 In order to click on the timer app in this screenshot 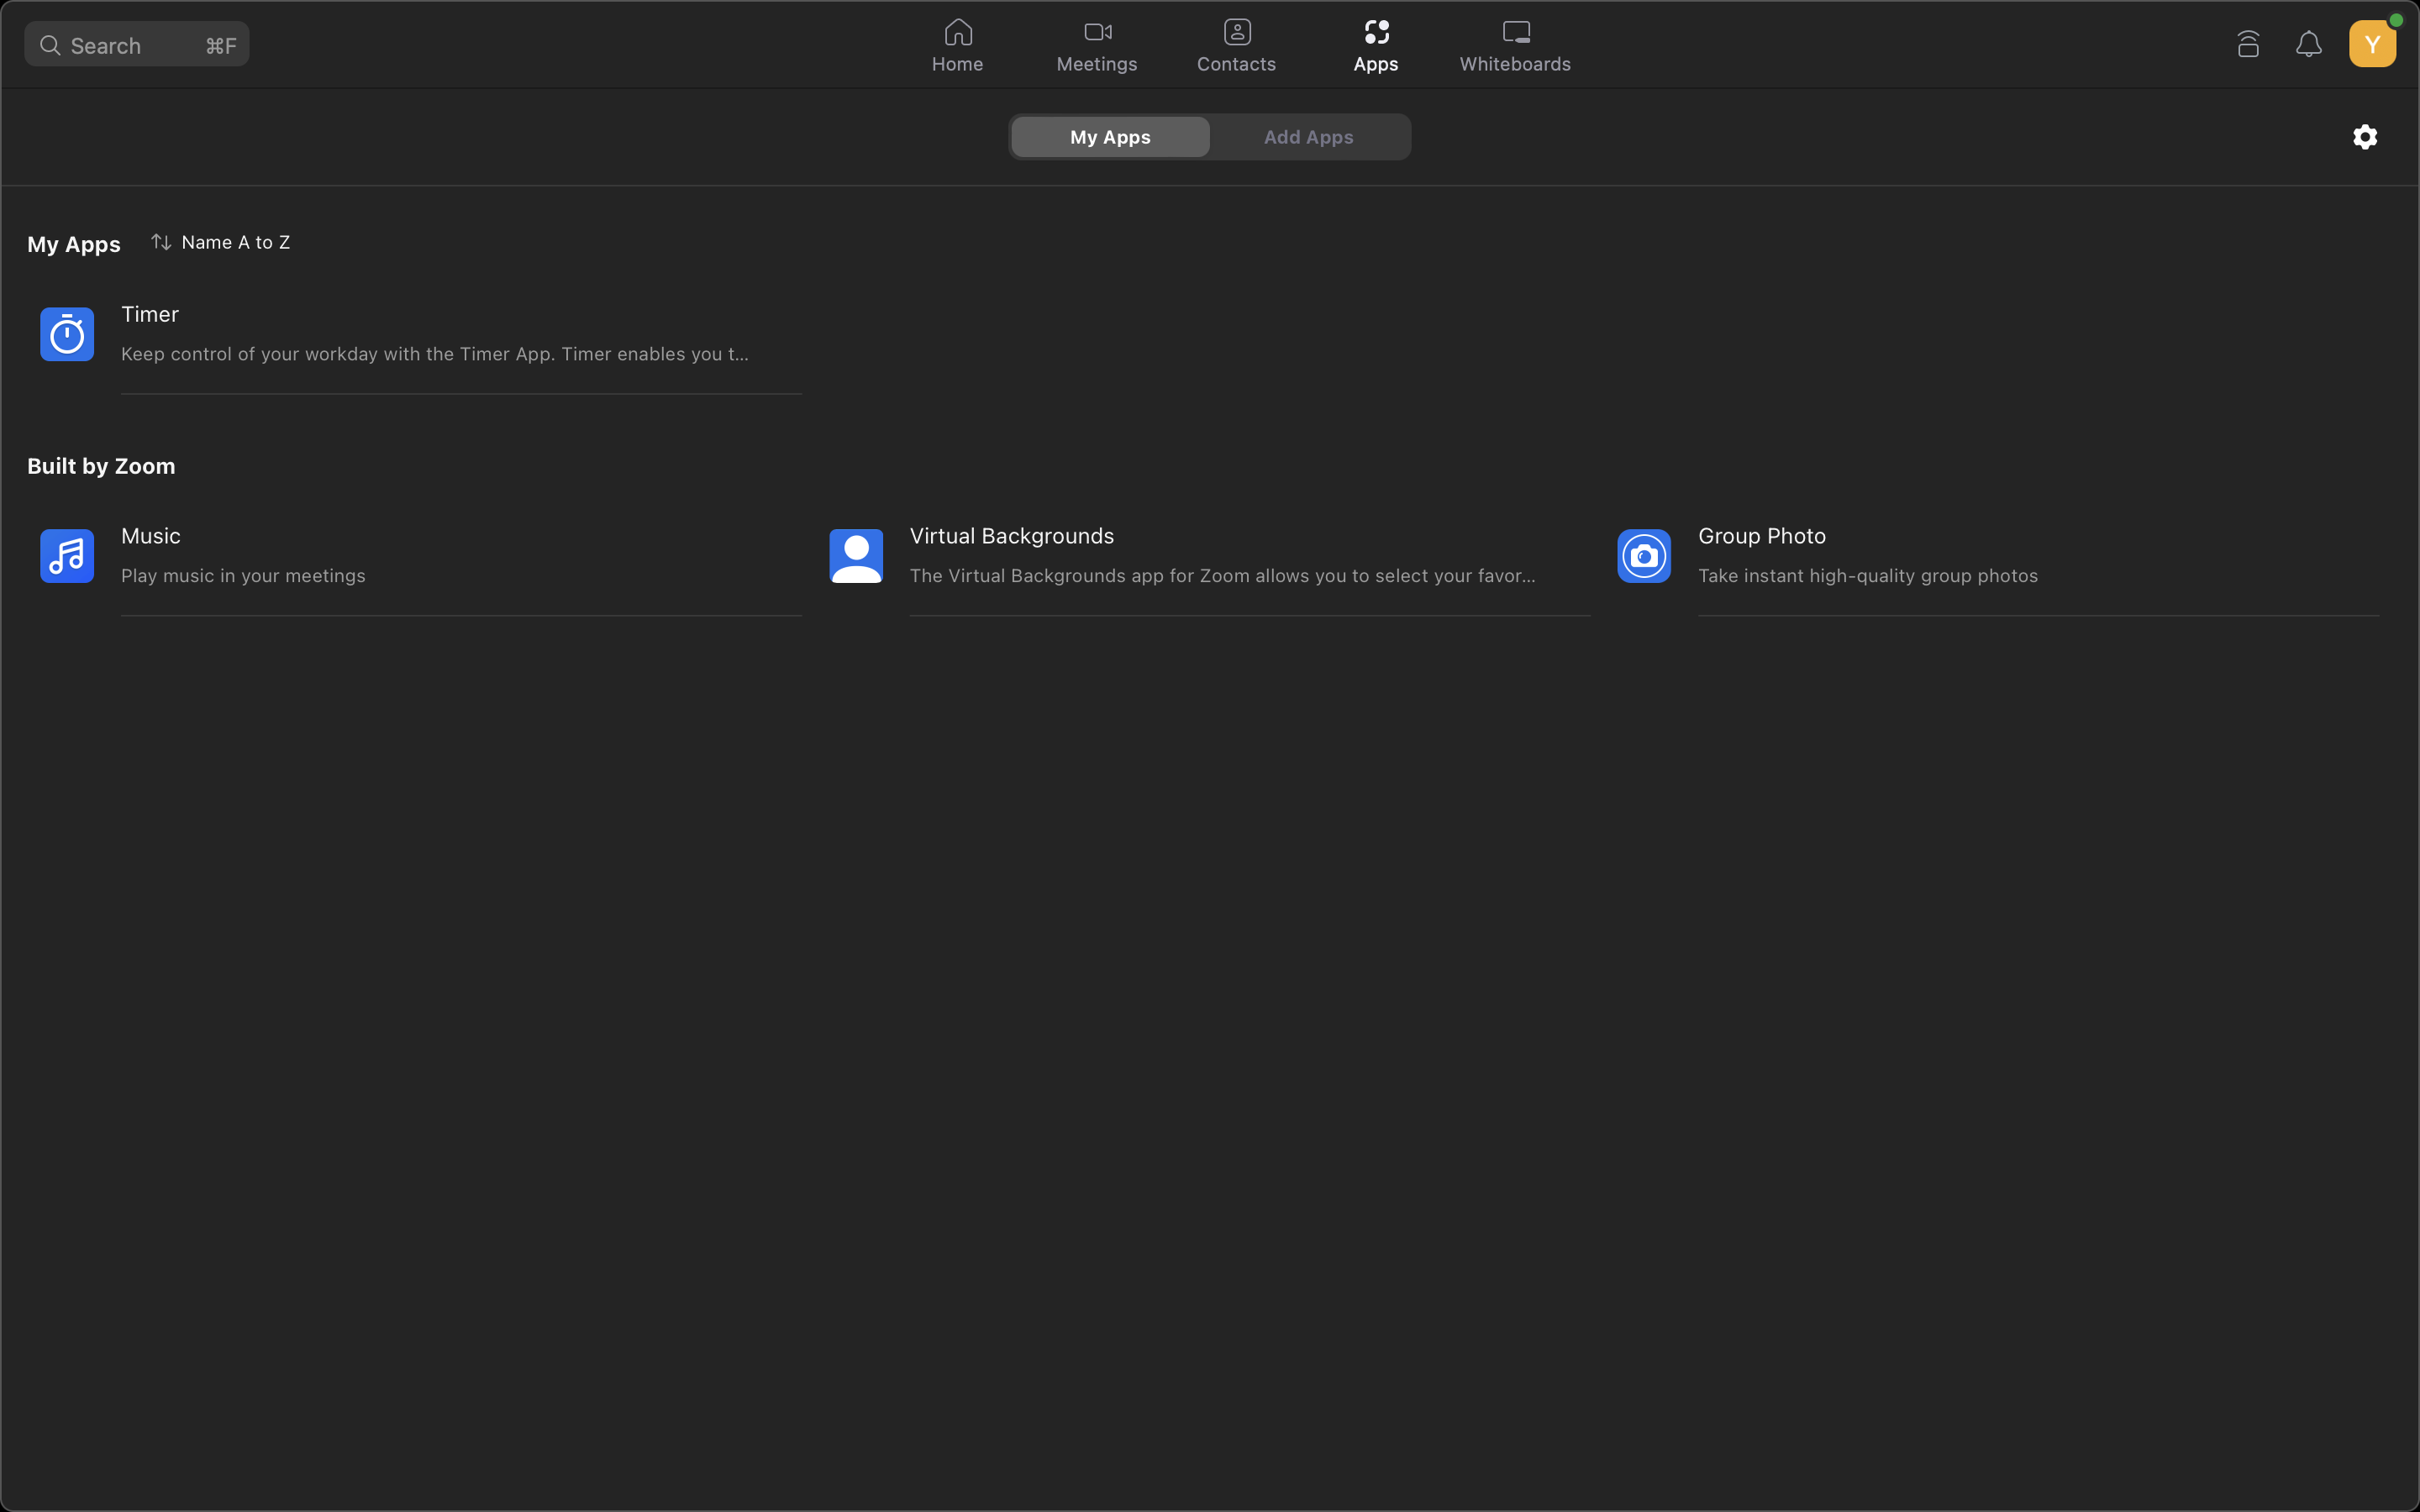, I will do `click(390, 333)`.